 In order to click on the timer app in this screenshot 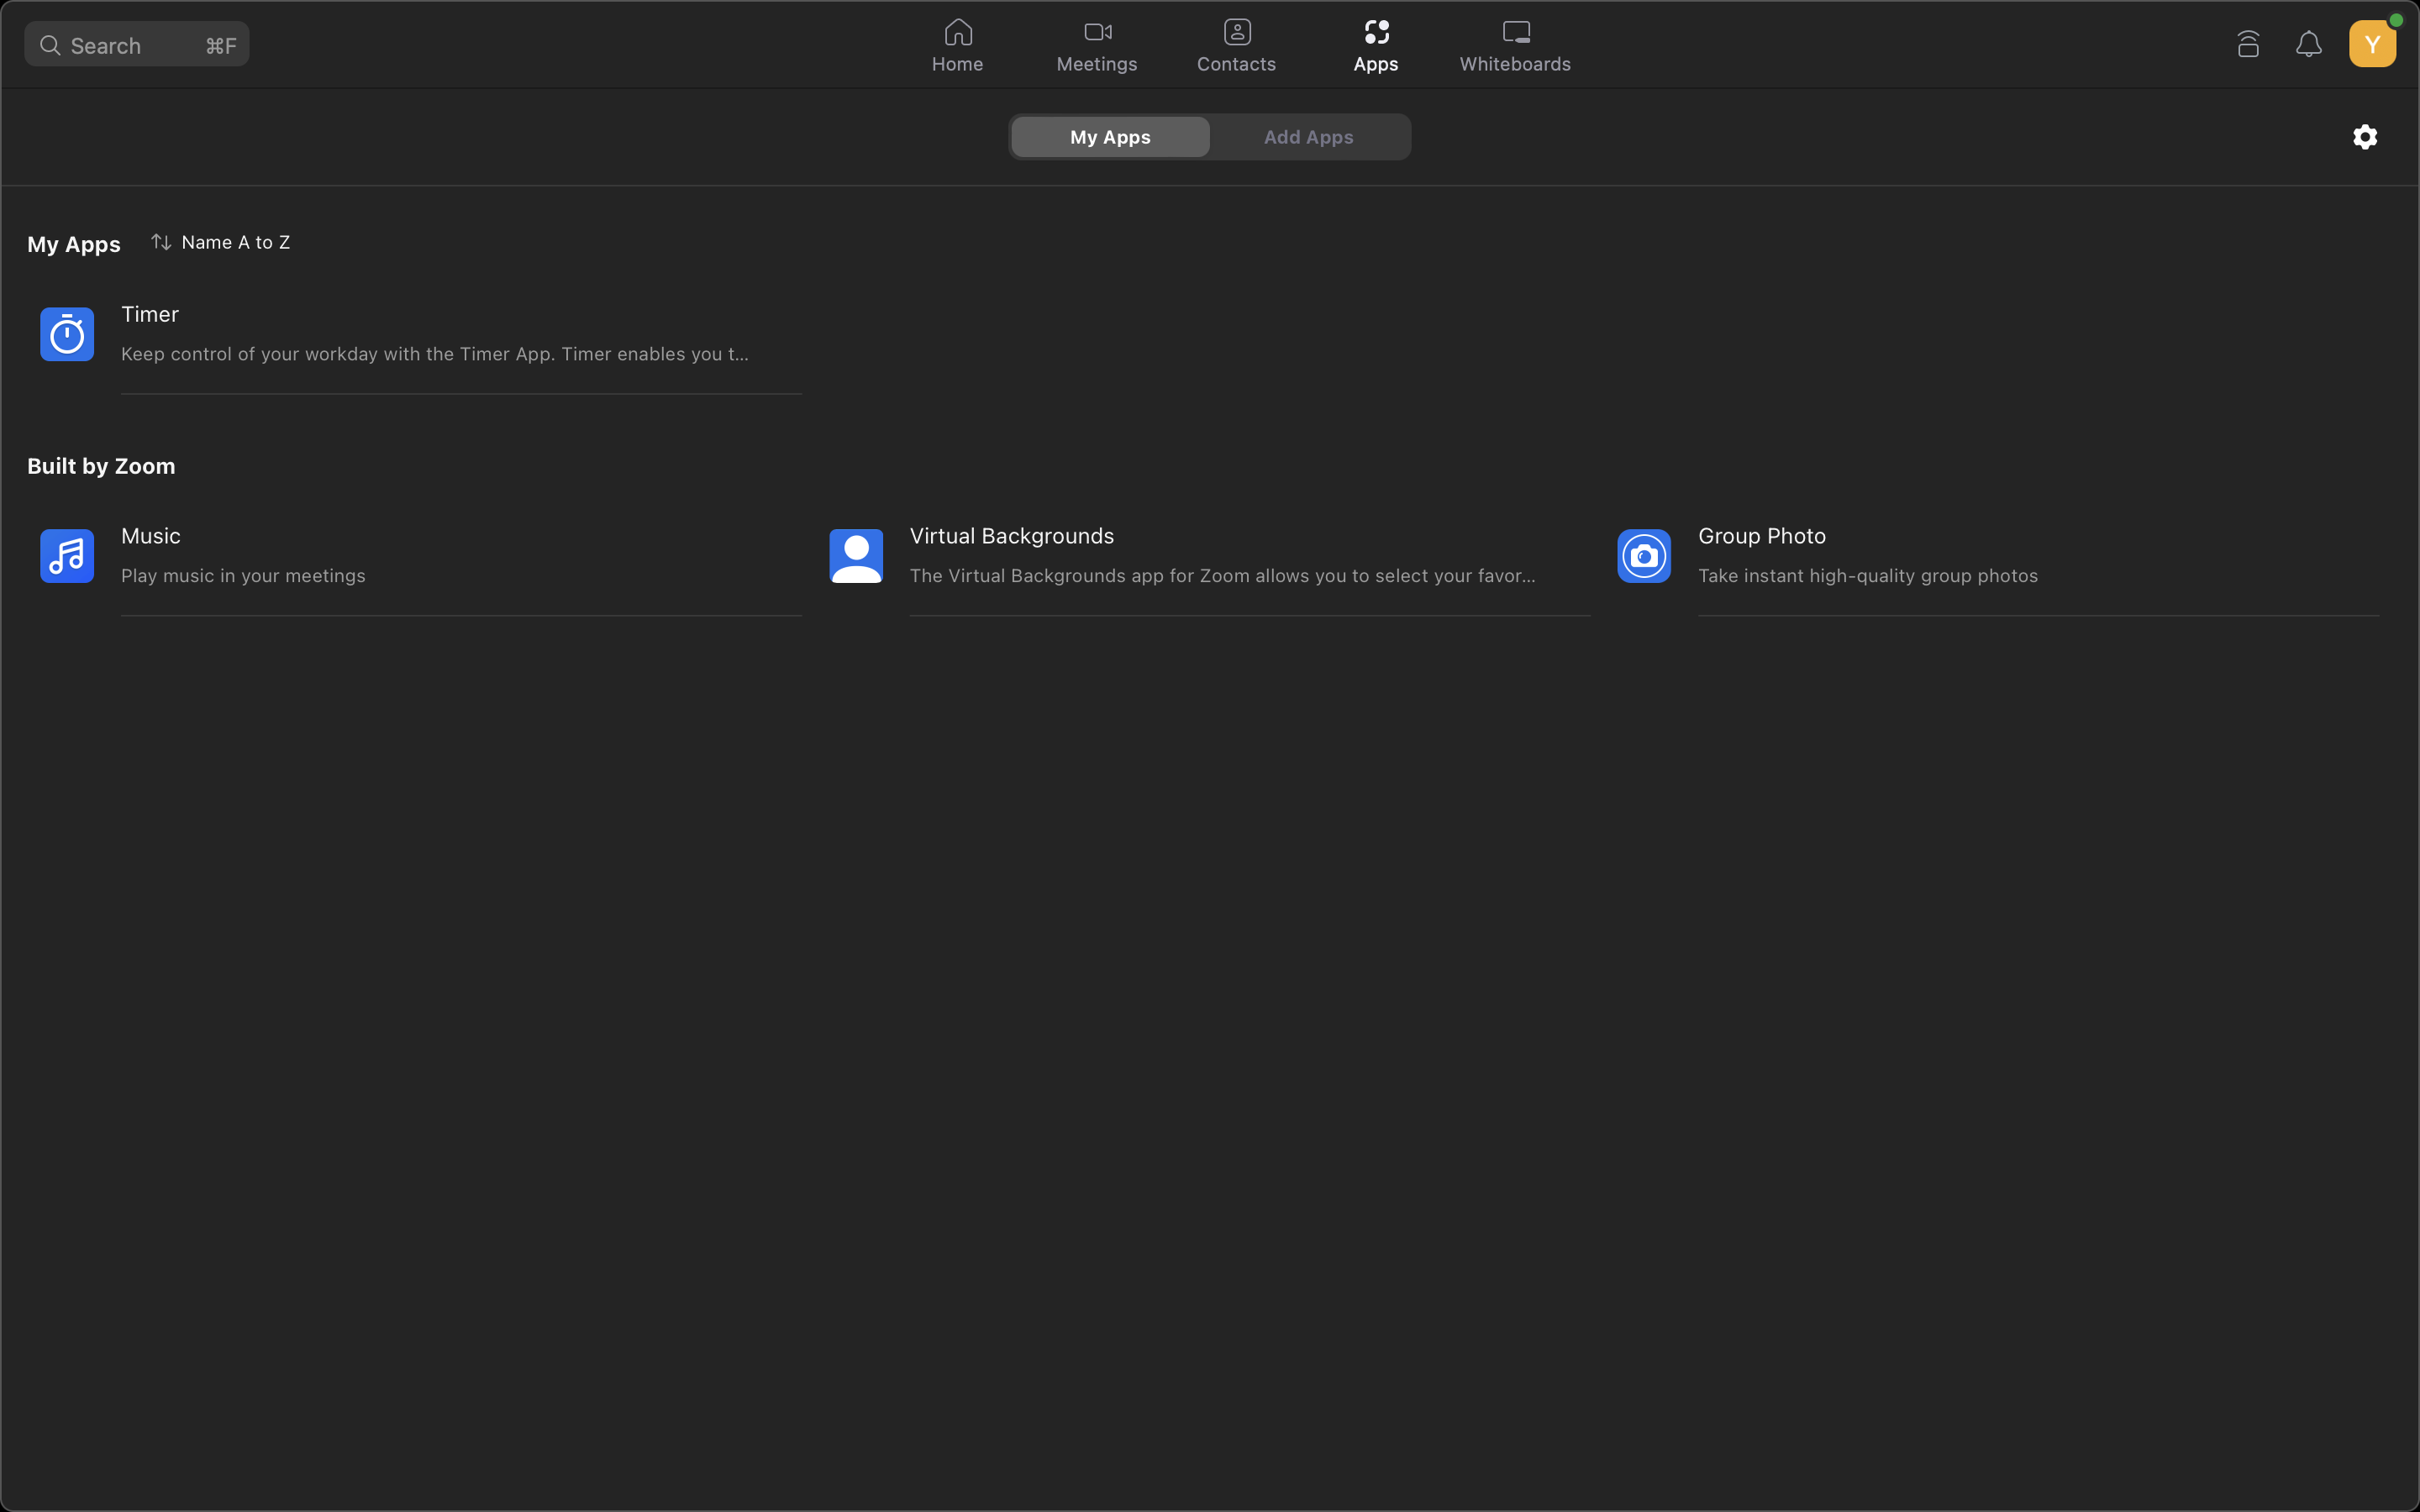, I will do `click(390, 333)`.